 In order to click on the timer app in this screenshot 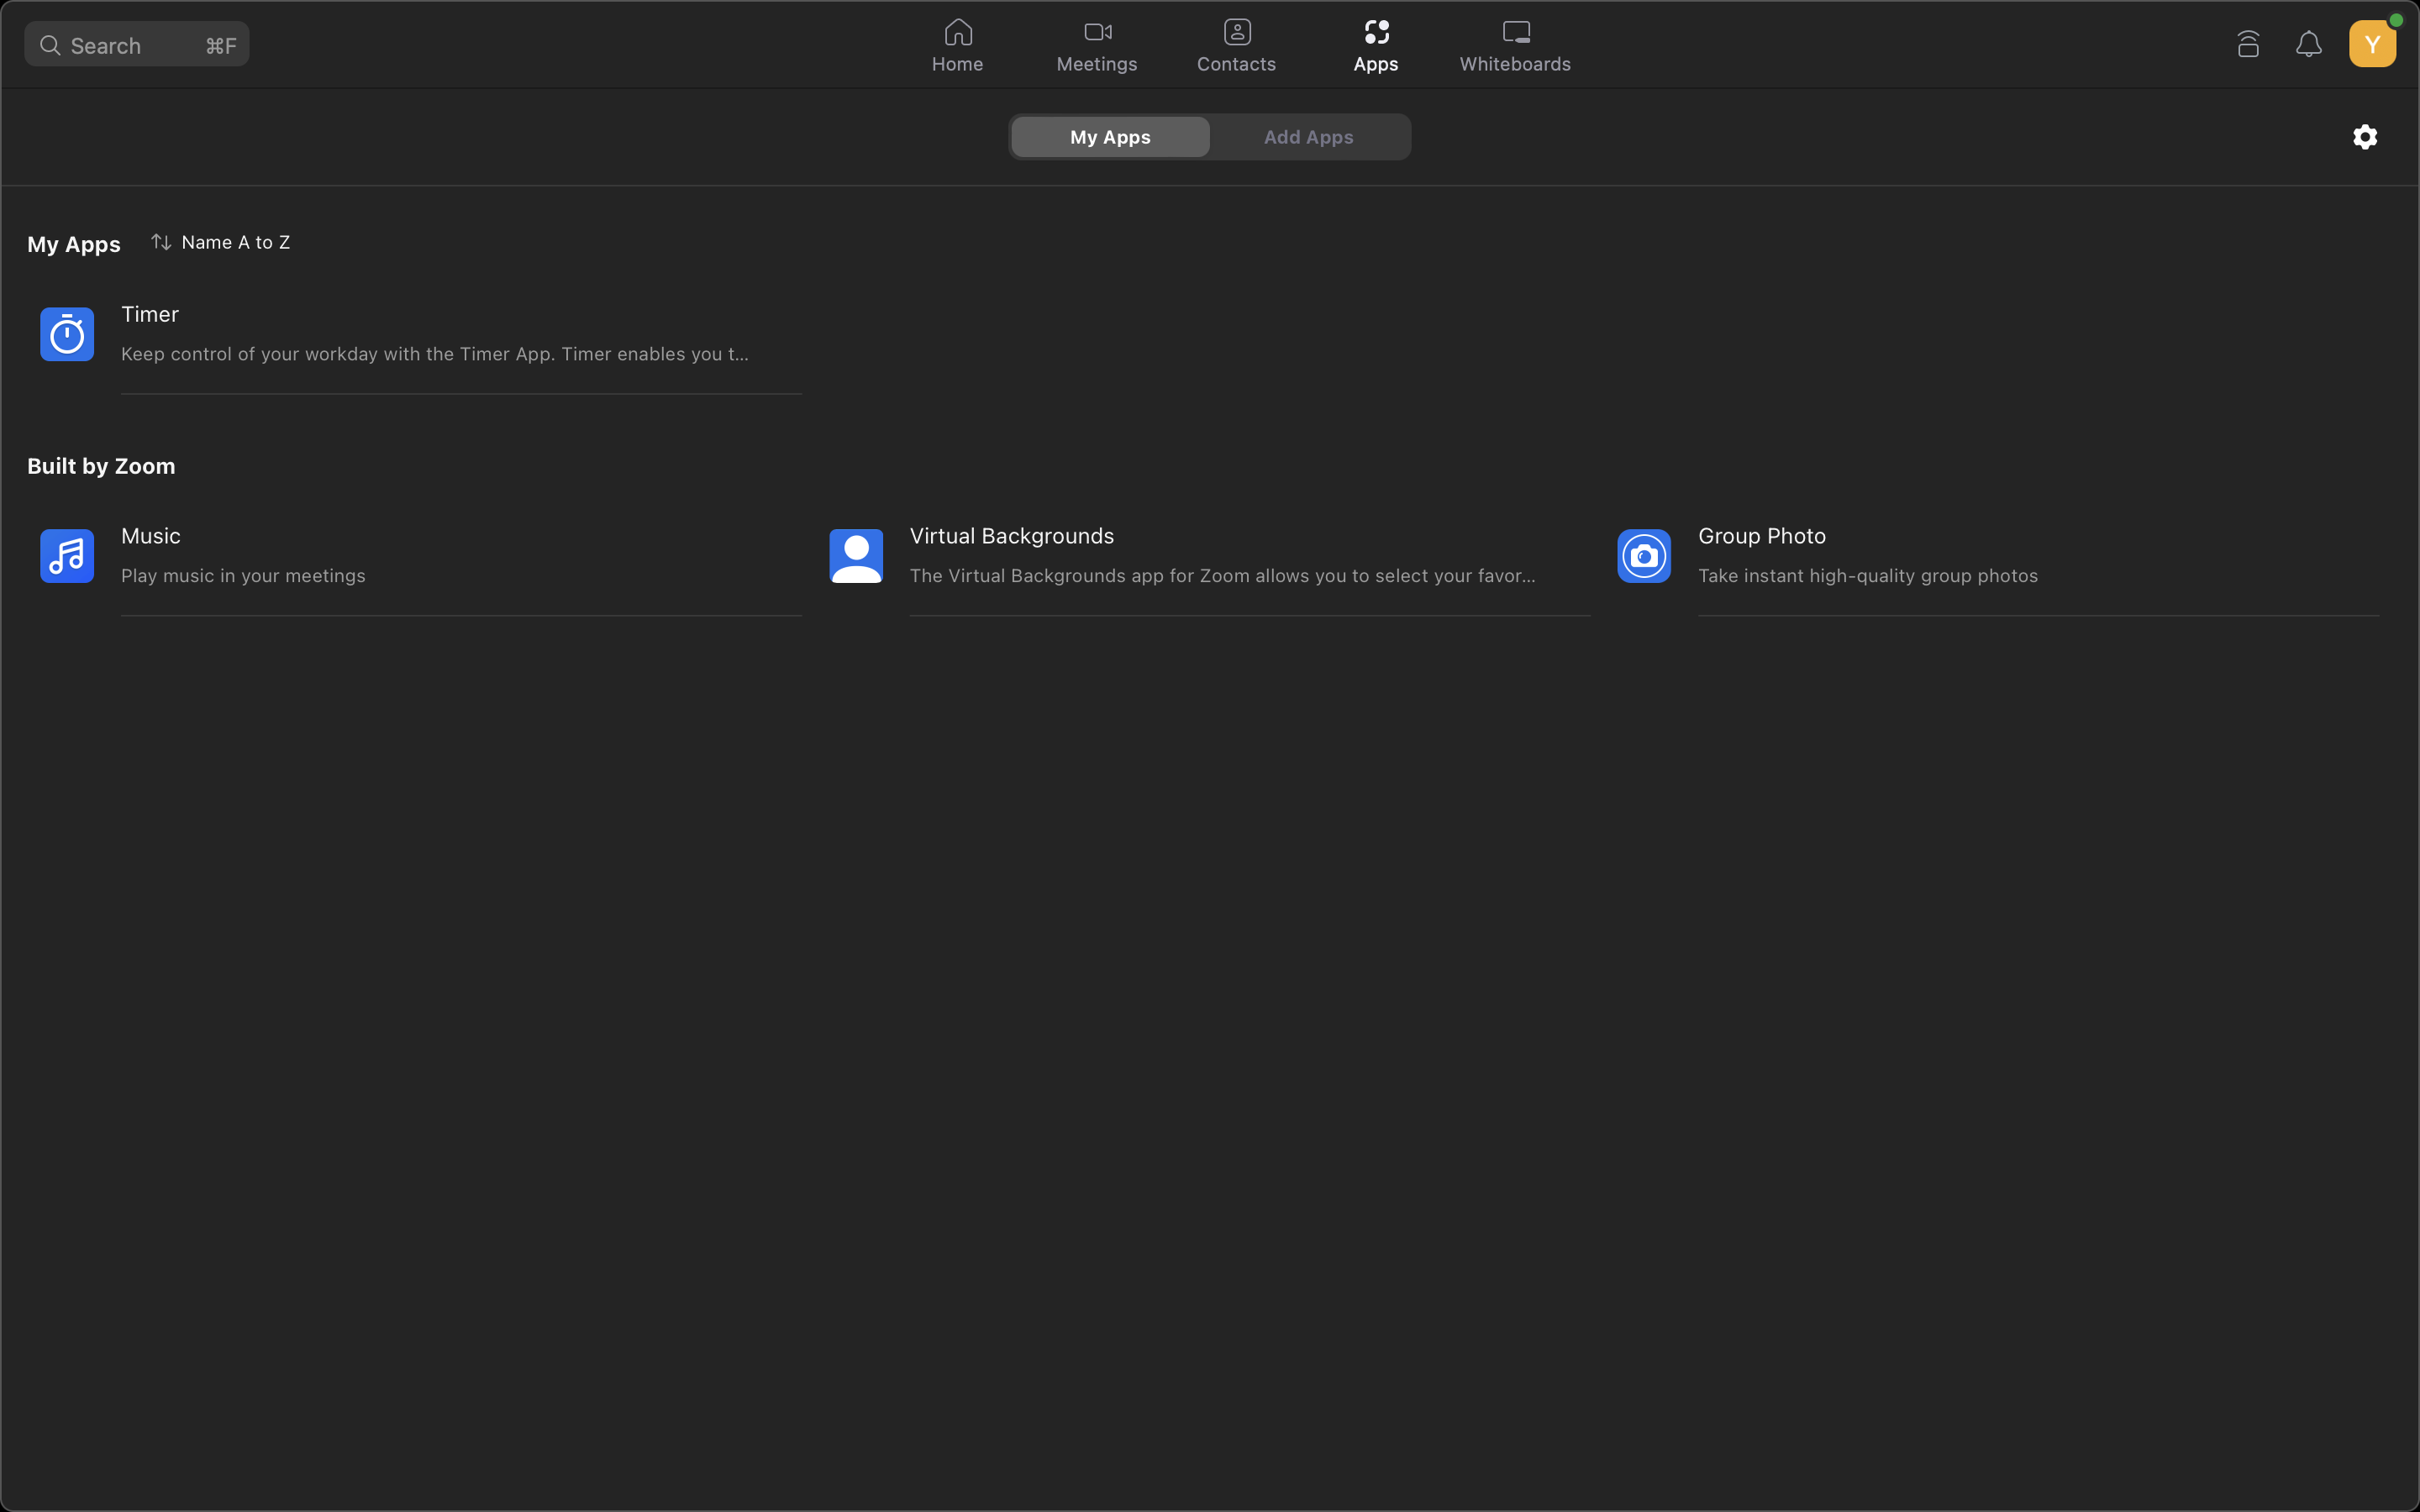, I will do `click(390, 333)`.